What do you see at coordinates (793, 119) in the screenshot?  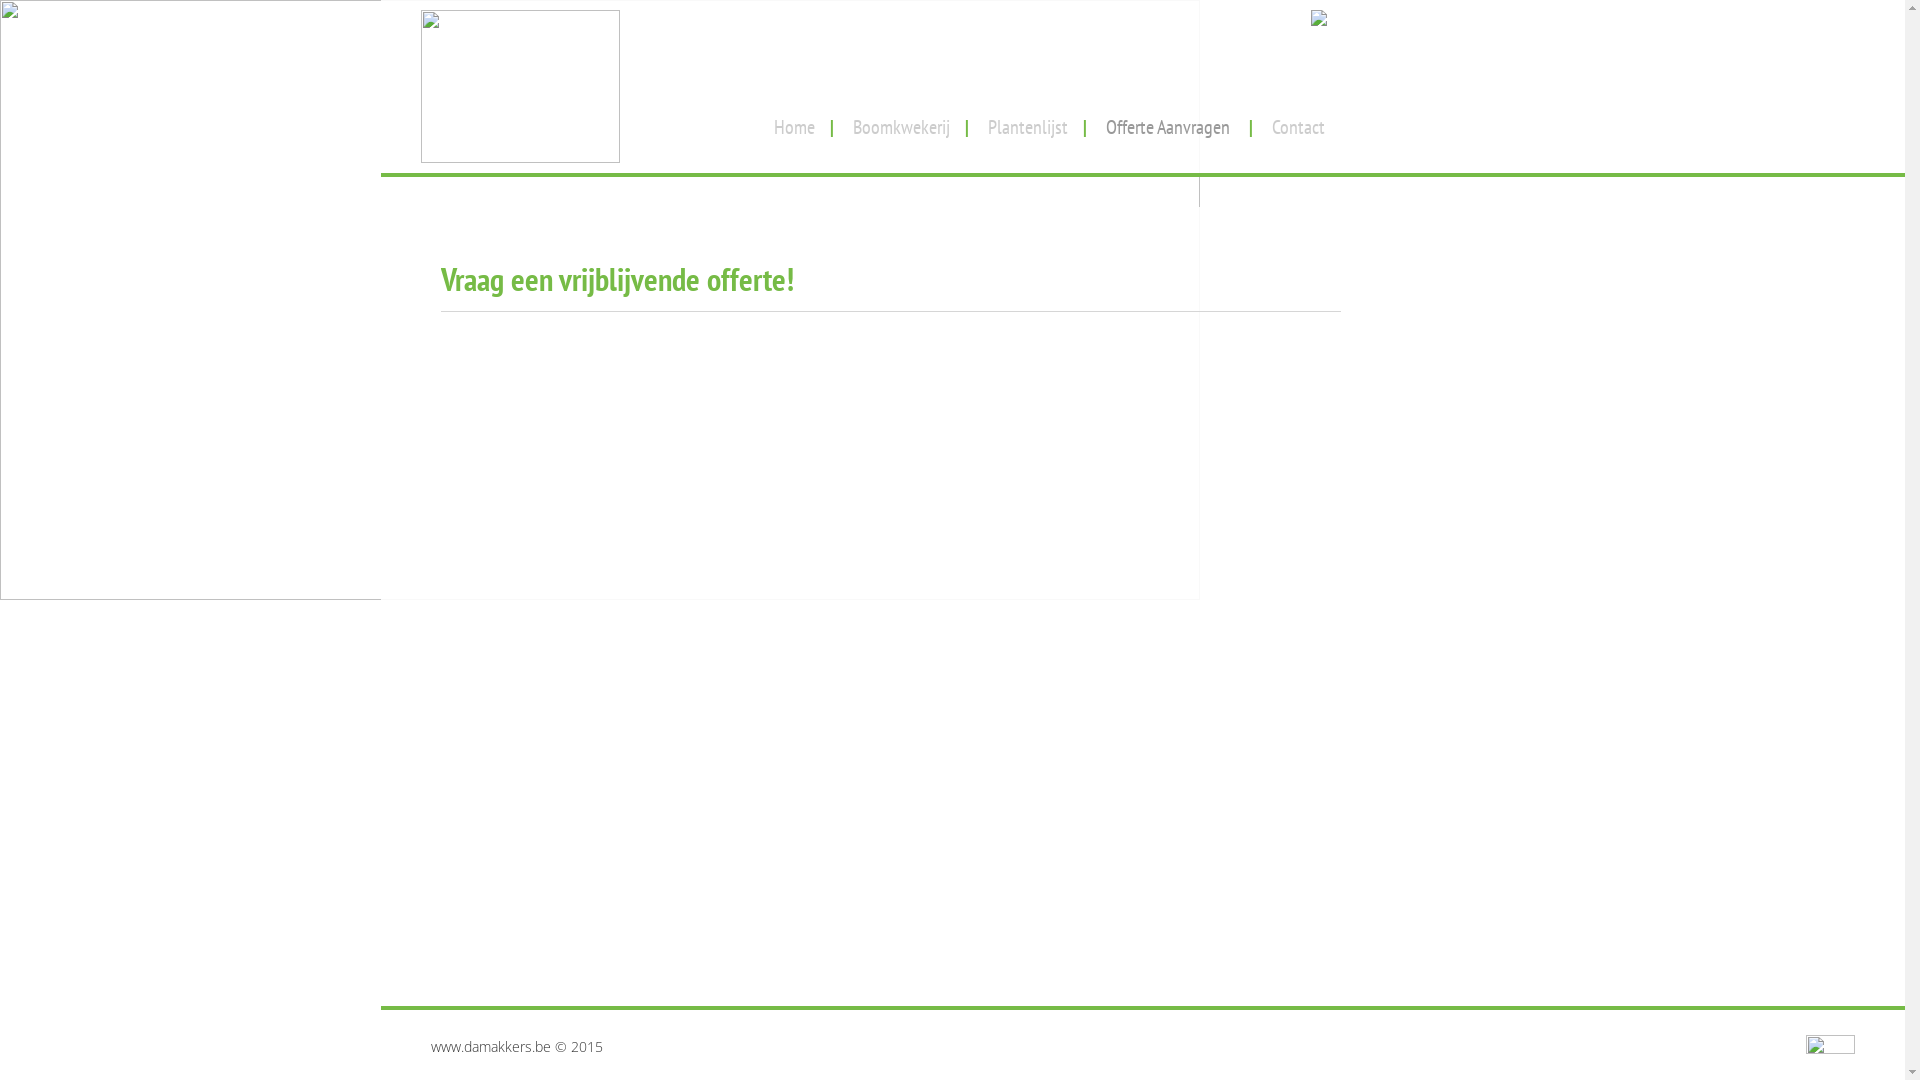 I see `'Home'` at bounding box center [793, 119].